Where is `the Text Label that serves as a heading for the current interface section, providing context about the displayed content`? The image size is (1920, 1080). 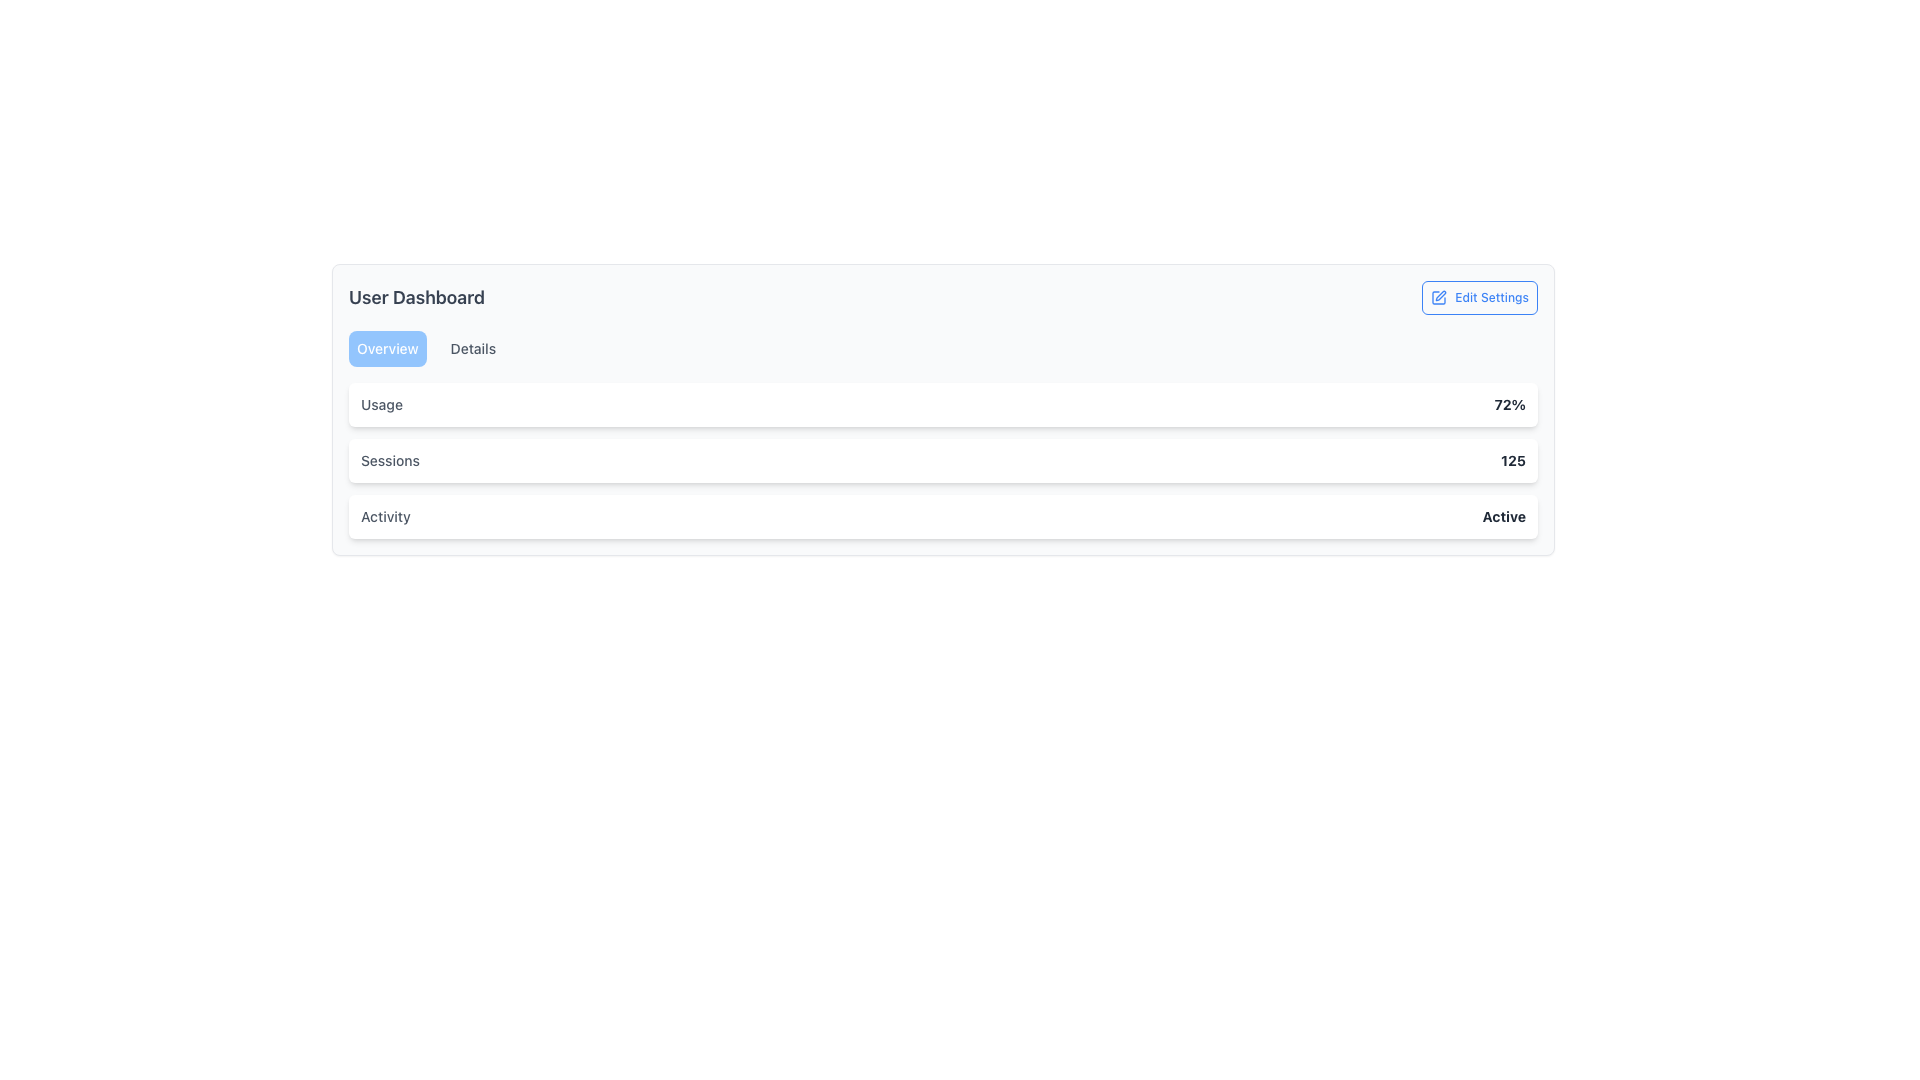
the Text Label that serves as a heading for the current interface section, providing context about the displayed content is located at coordinates (416, 297).